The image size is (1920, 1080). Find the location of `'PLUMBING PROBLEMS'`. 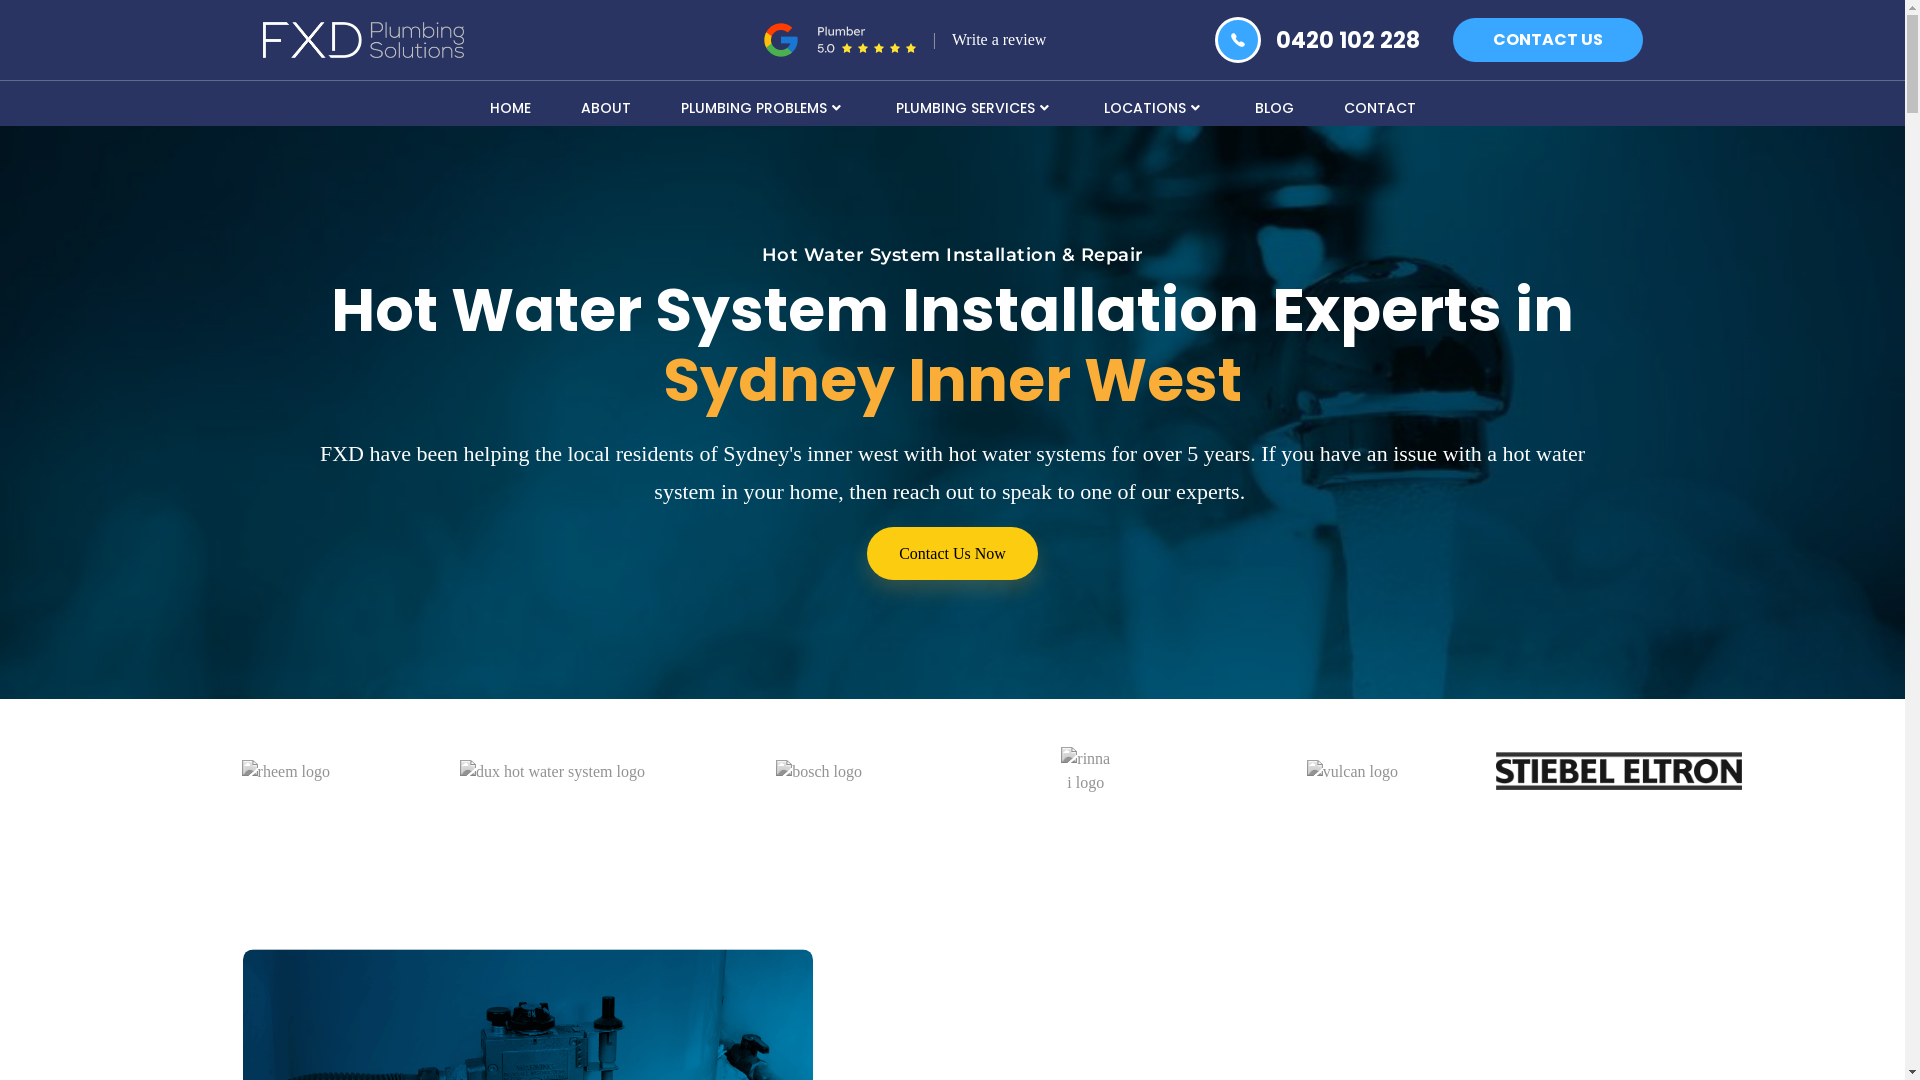

'PLUMBING PROBLEMS' is located at coordinates (656, 105).